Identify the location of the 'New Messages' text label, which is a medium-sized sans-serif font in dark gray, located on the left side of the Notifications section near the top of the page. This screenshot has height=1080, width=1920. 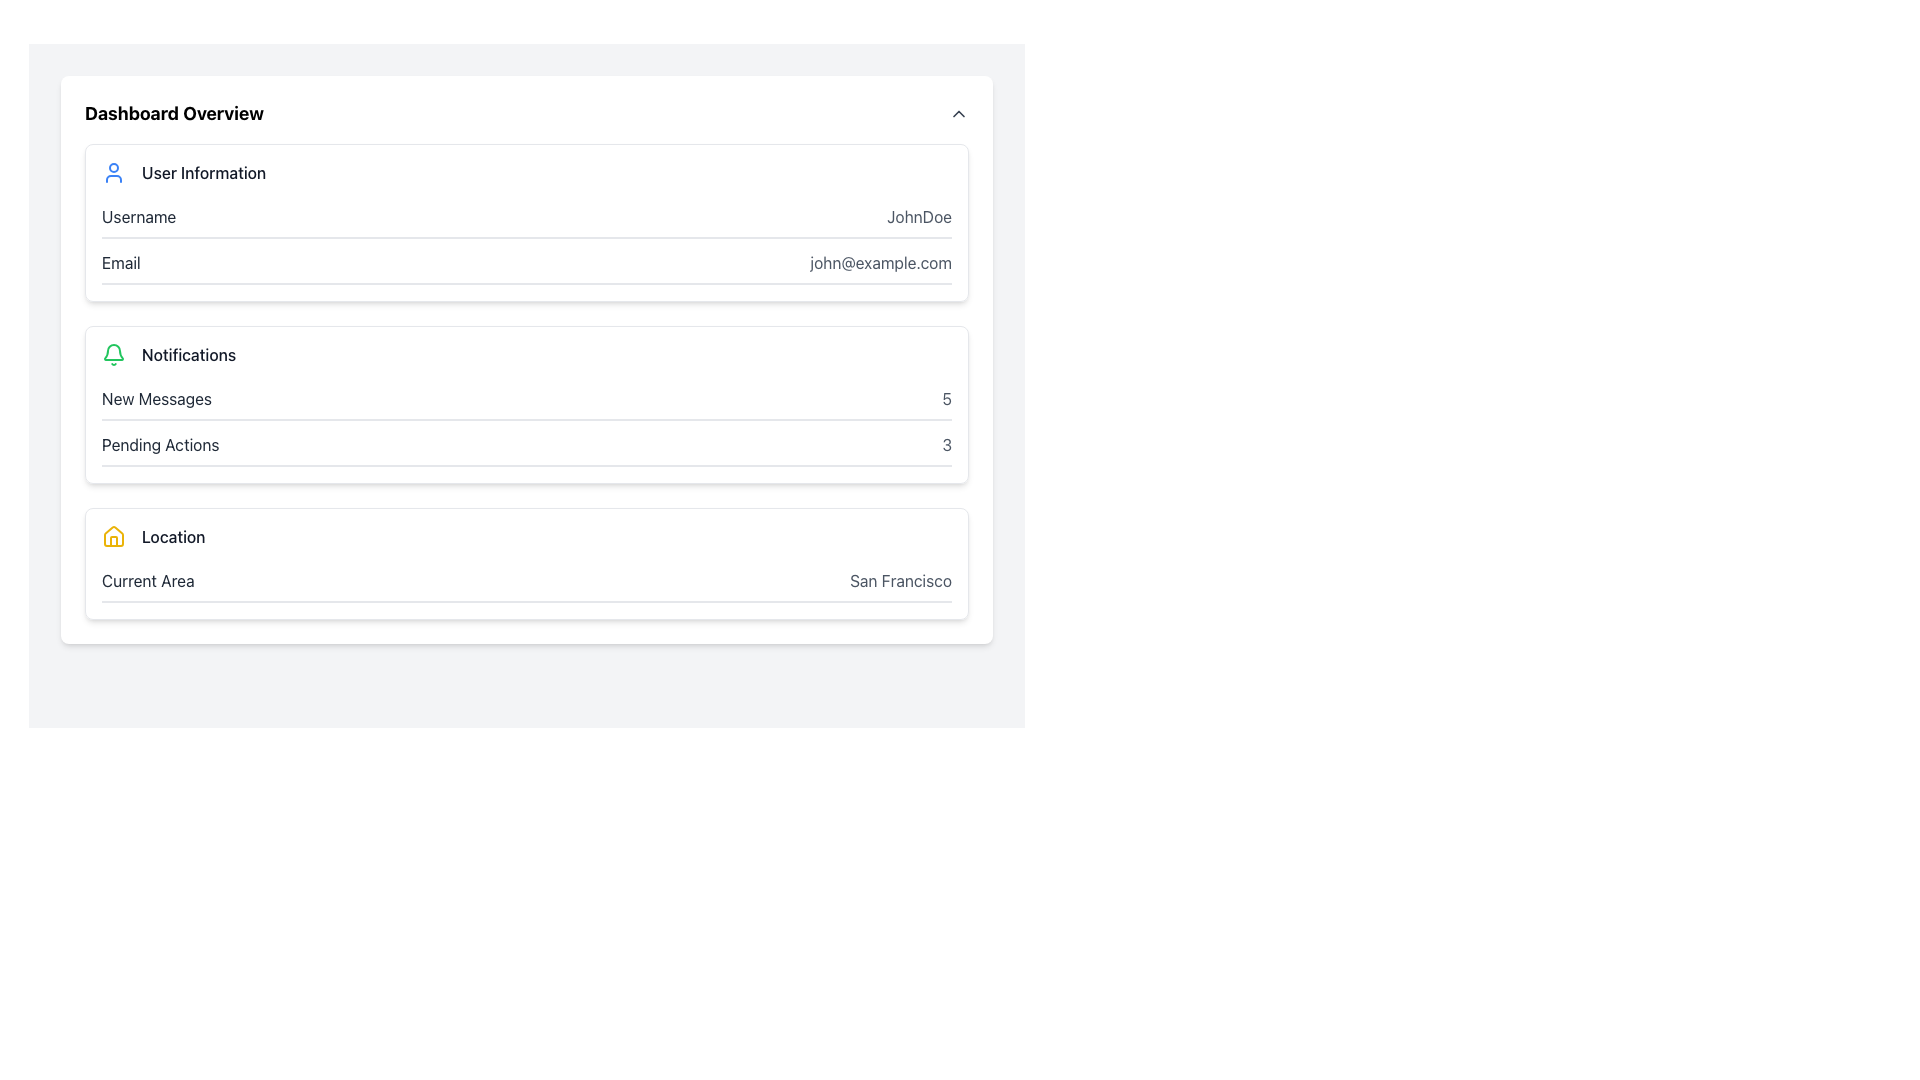
(156, 398).